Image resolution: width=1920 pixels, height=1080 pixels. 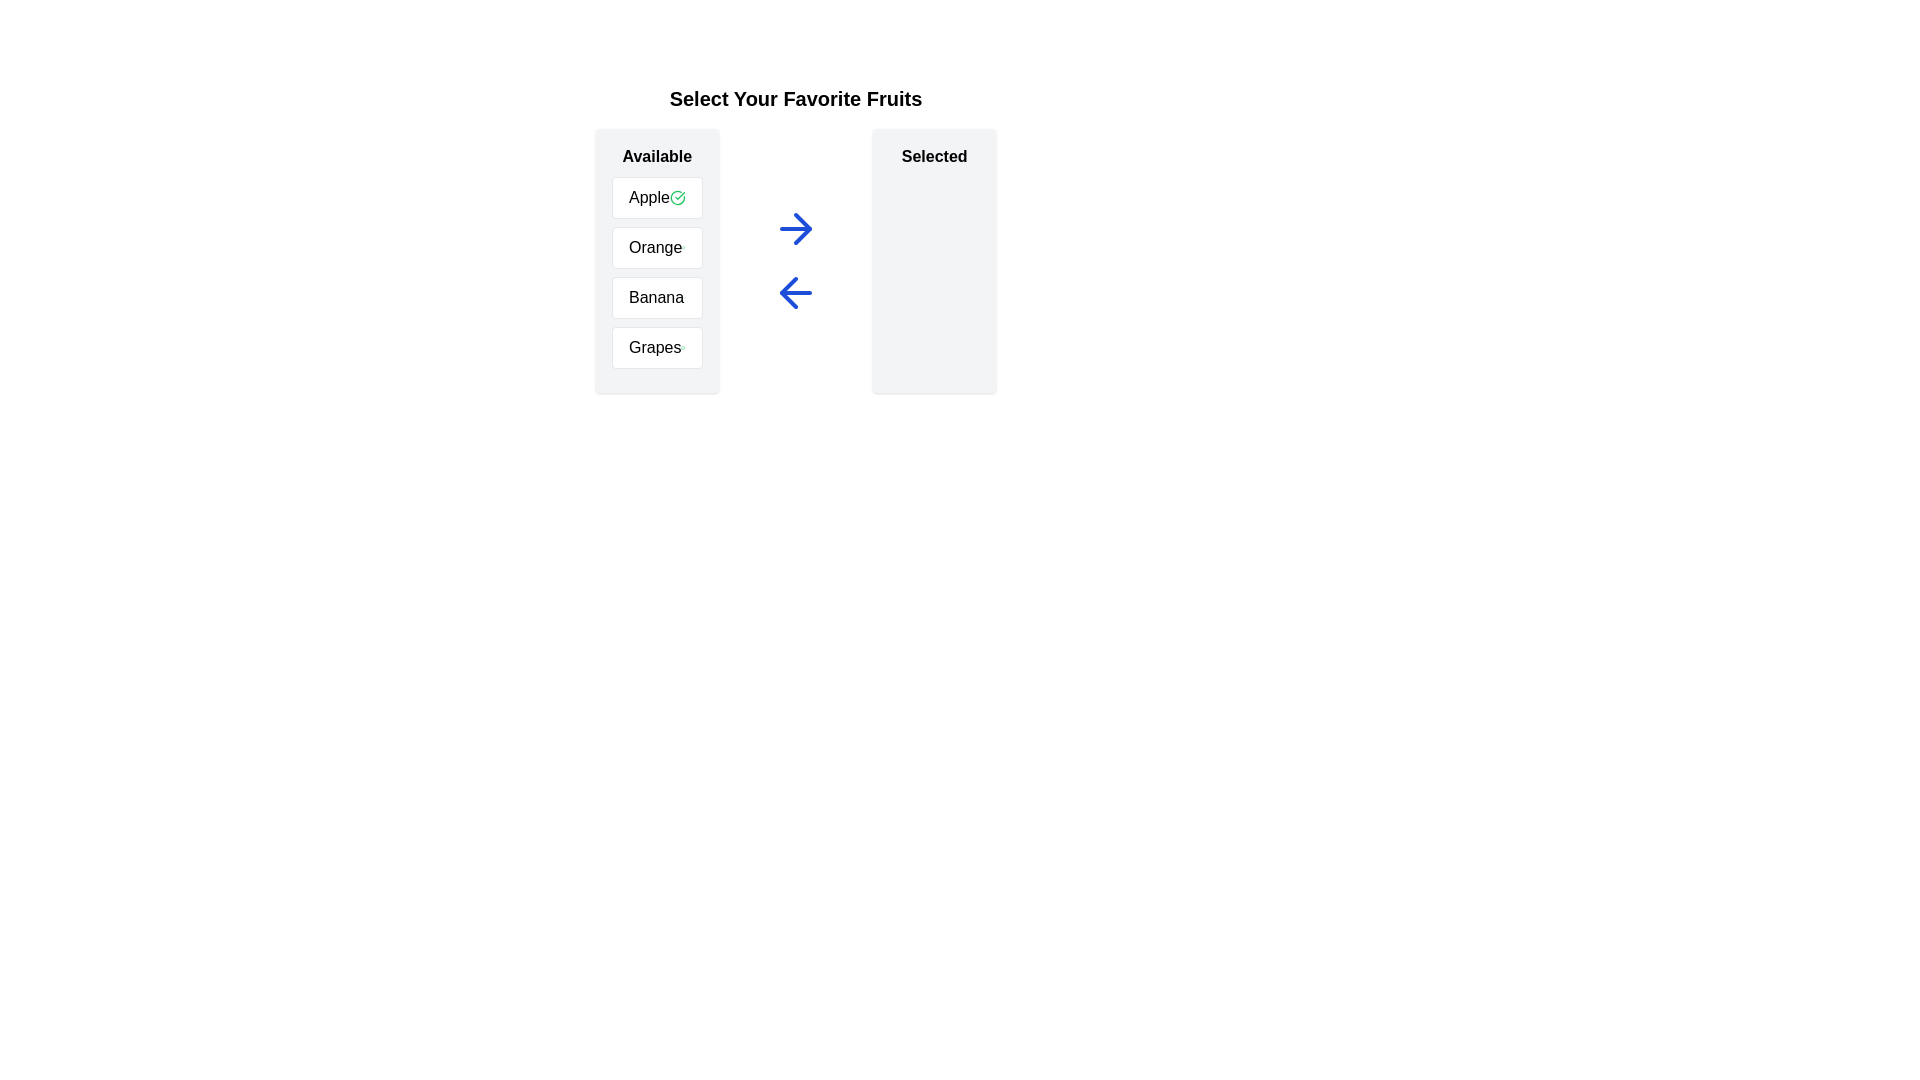 What do you see at coordinates (657, 197) in the screenshot?
I see `the text of the selected item Apple` at bounding box center [657, 197].